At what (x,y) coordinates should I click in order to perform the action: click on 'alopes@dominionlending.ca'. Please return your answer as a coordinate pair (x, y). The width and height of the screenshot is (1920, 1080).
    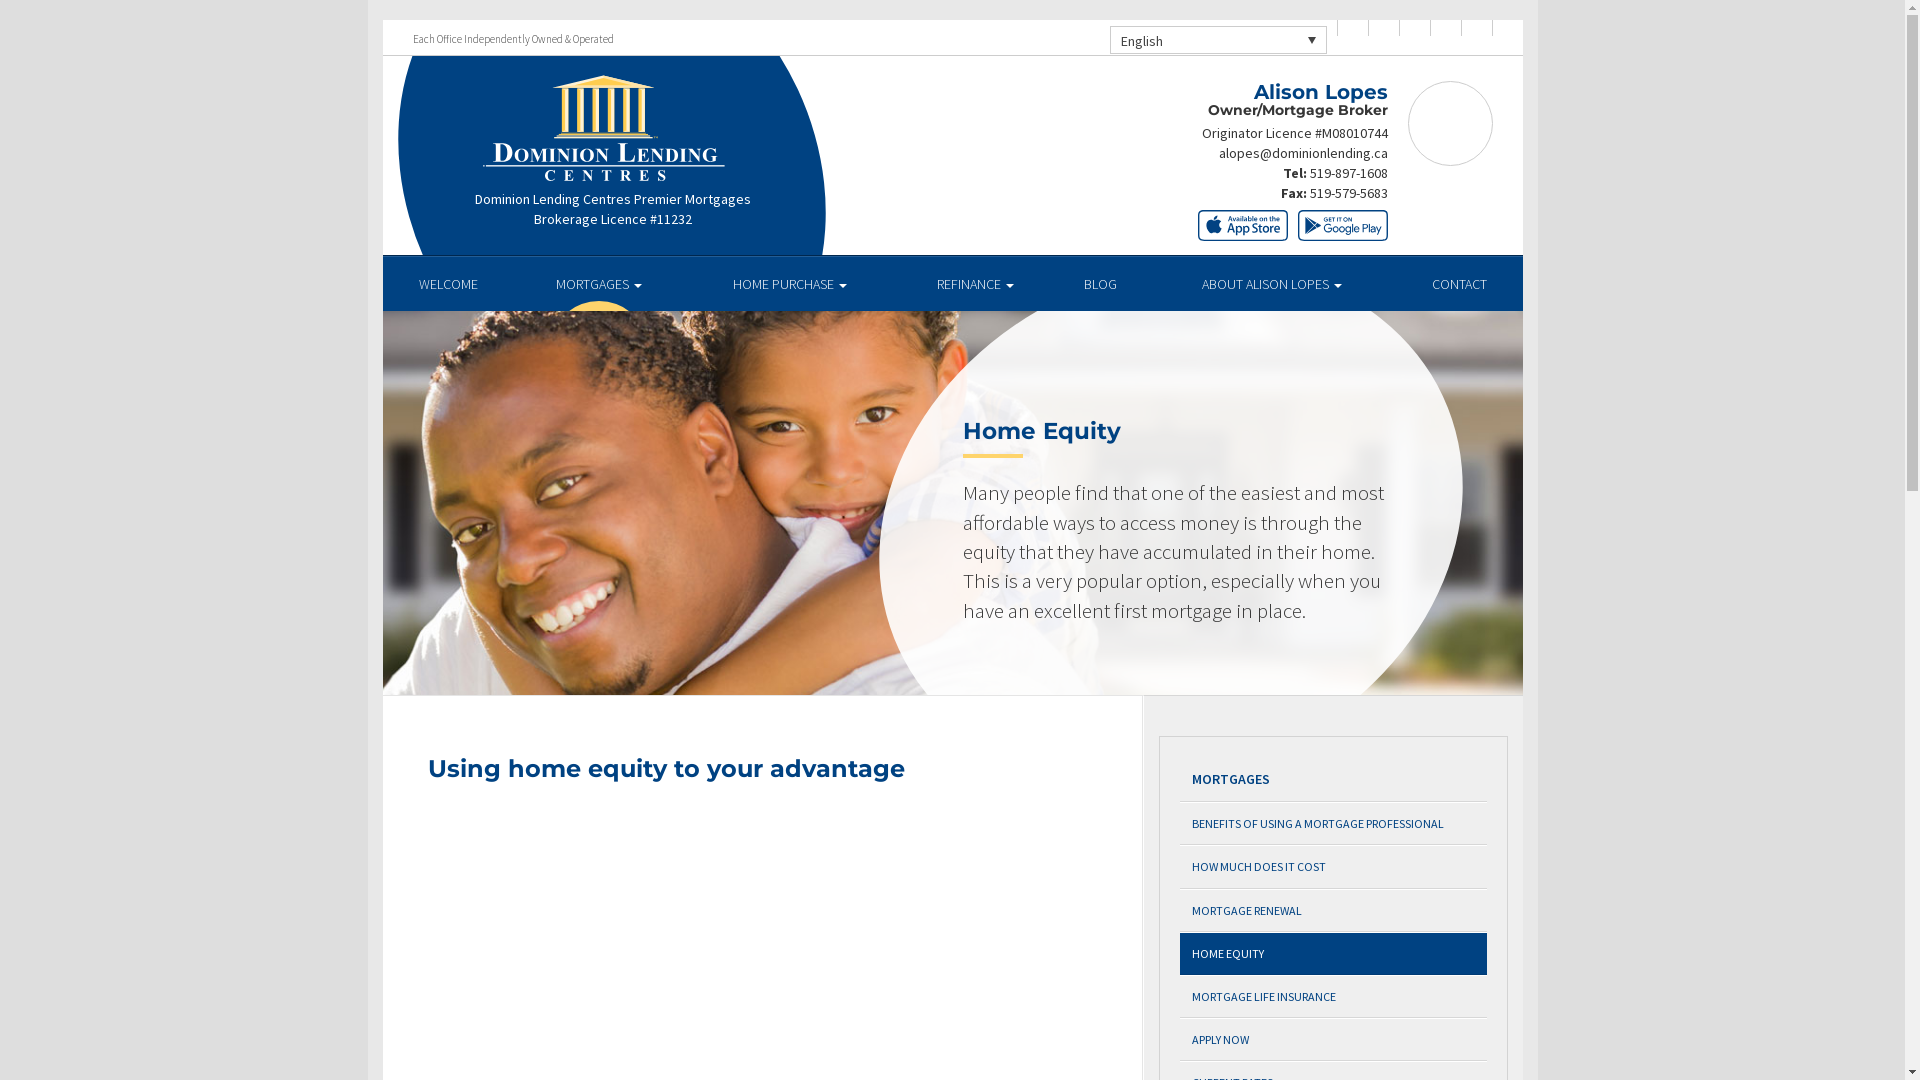
    Looking at the image, I should click on (1302, 152).